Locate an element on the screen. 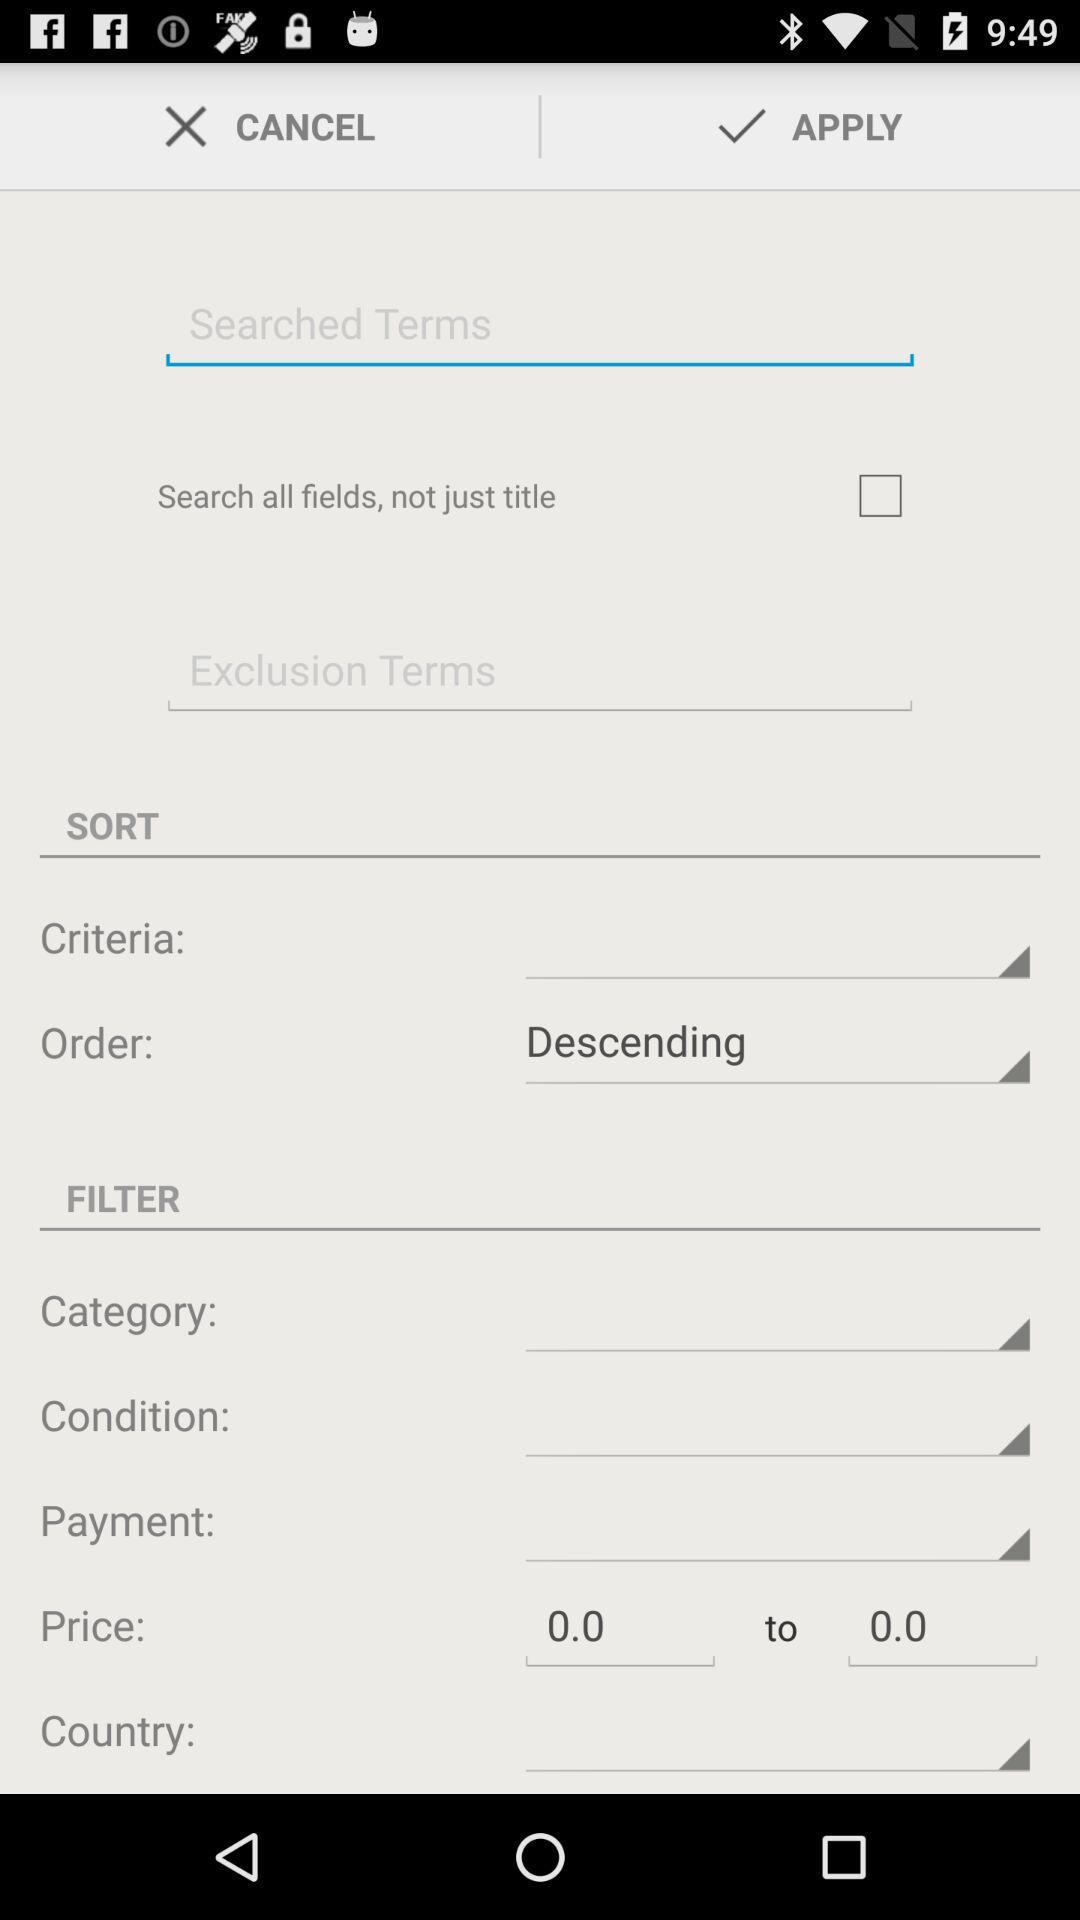  play is located at coordinates (879, 495).